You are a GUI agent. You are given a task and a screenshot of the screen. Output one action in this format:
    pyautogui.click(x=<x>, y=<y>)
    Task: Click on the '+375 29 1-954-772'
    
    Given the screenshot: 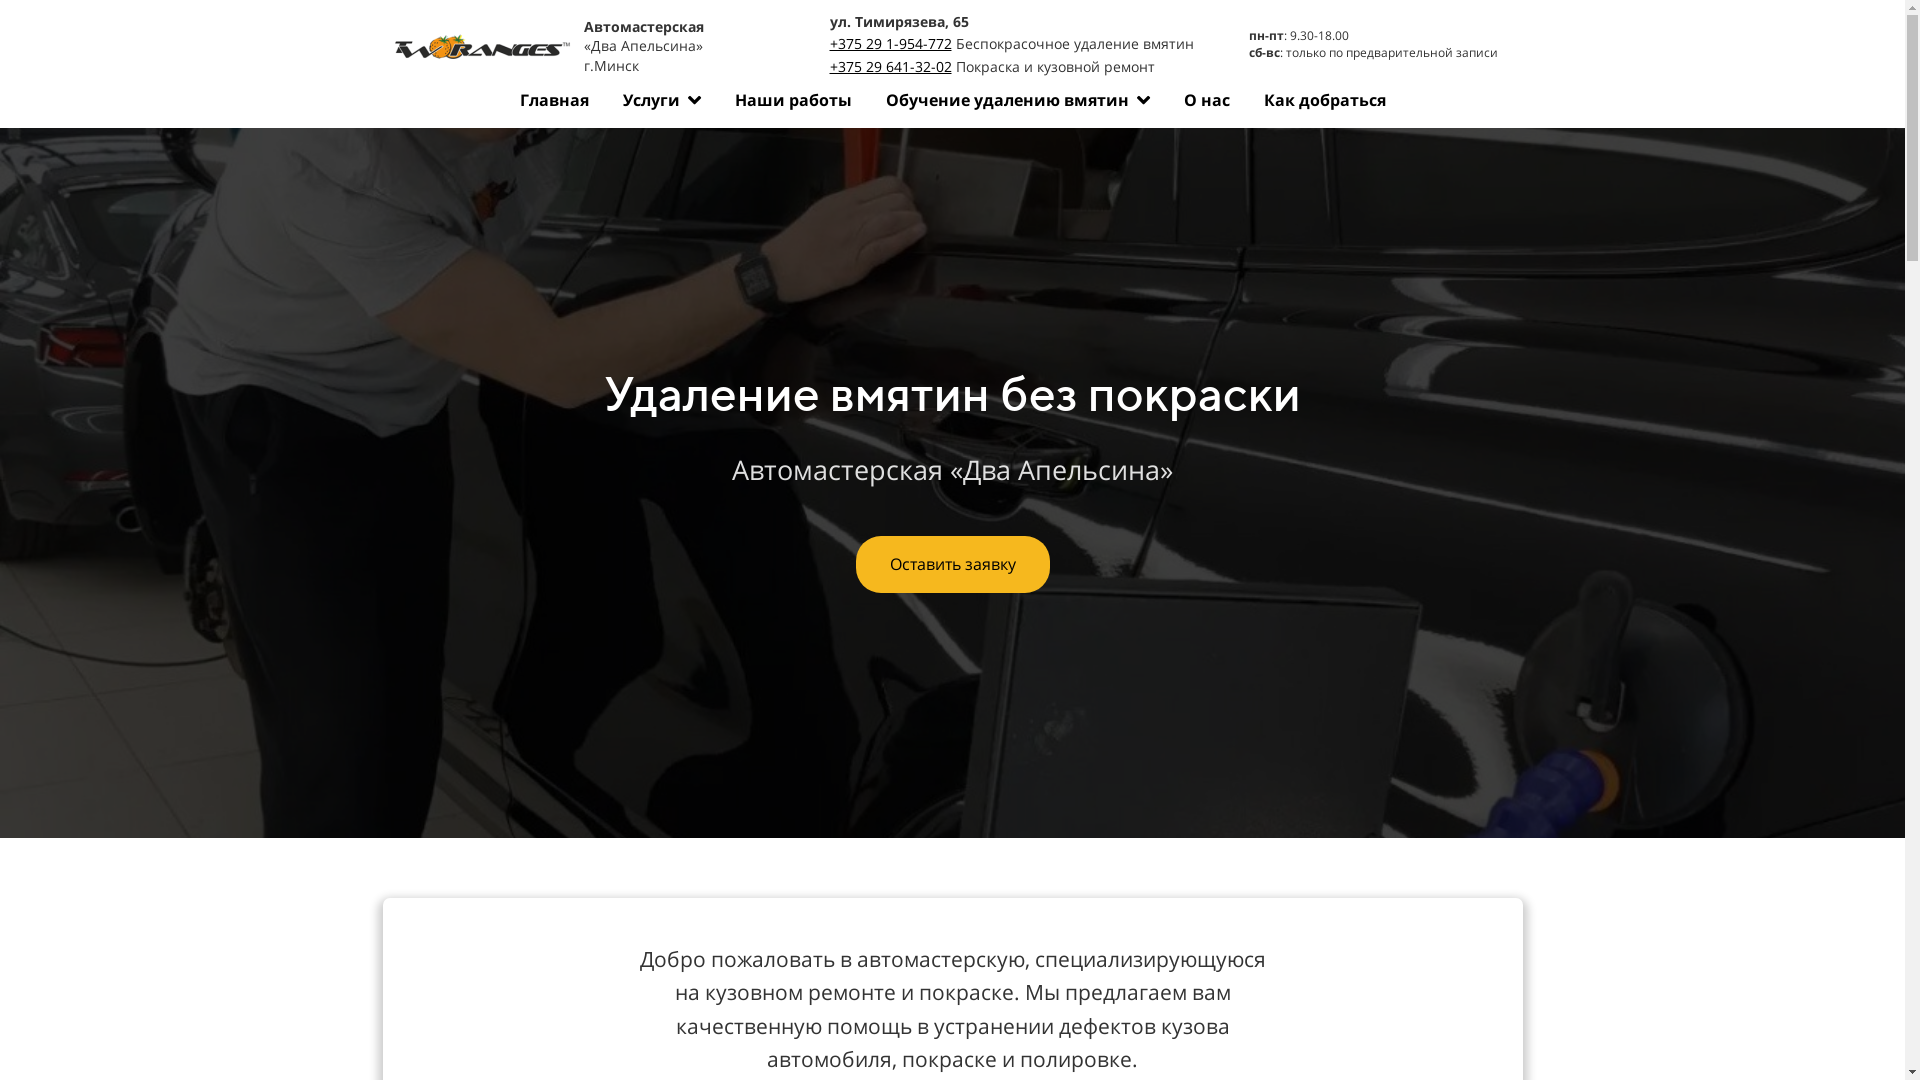 What is the action you would take?
    pyautogui.click(x=830, y=43)
    